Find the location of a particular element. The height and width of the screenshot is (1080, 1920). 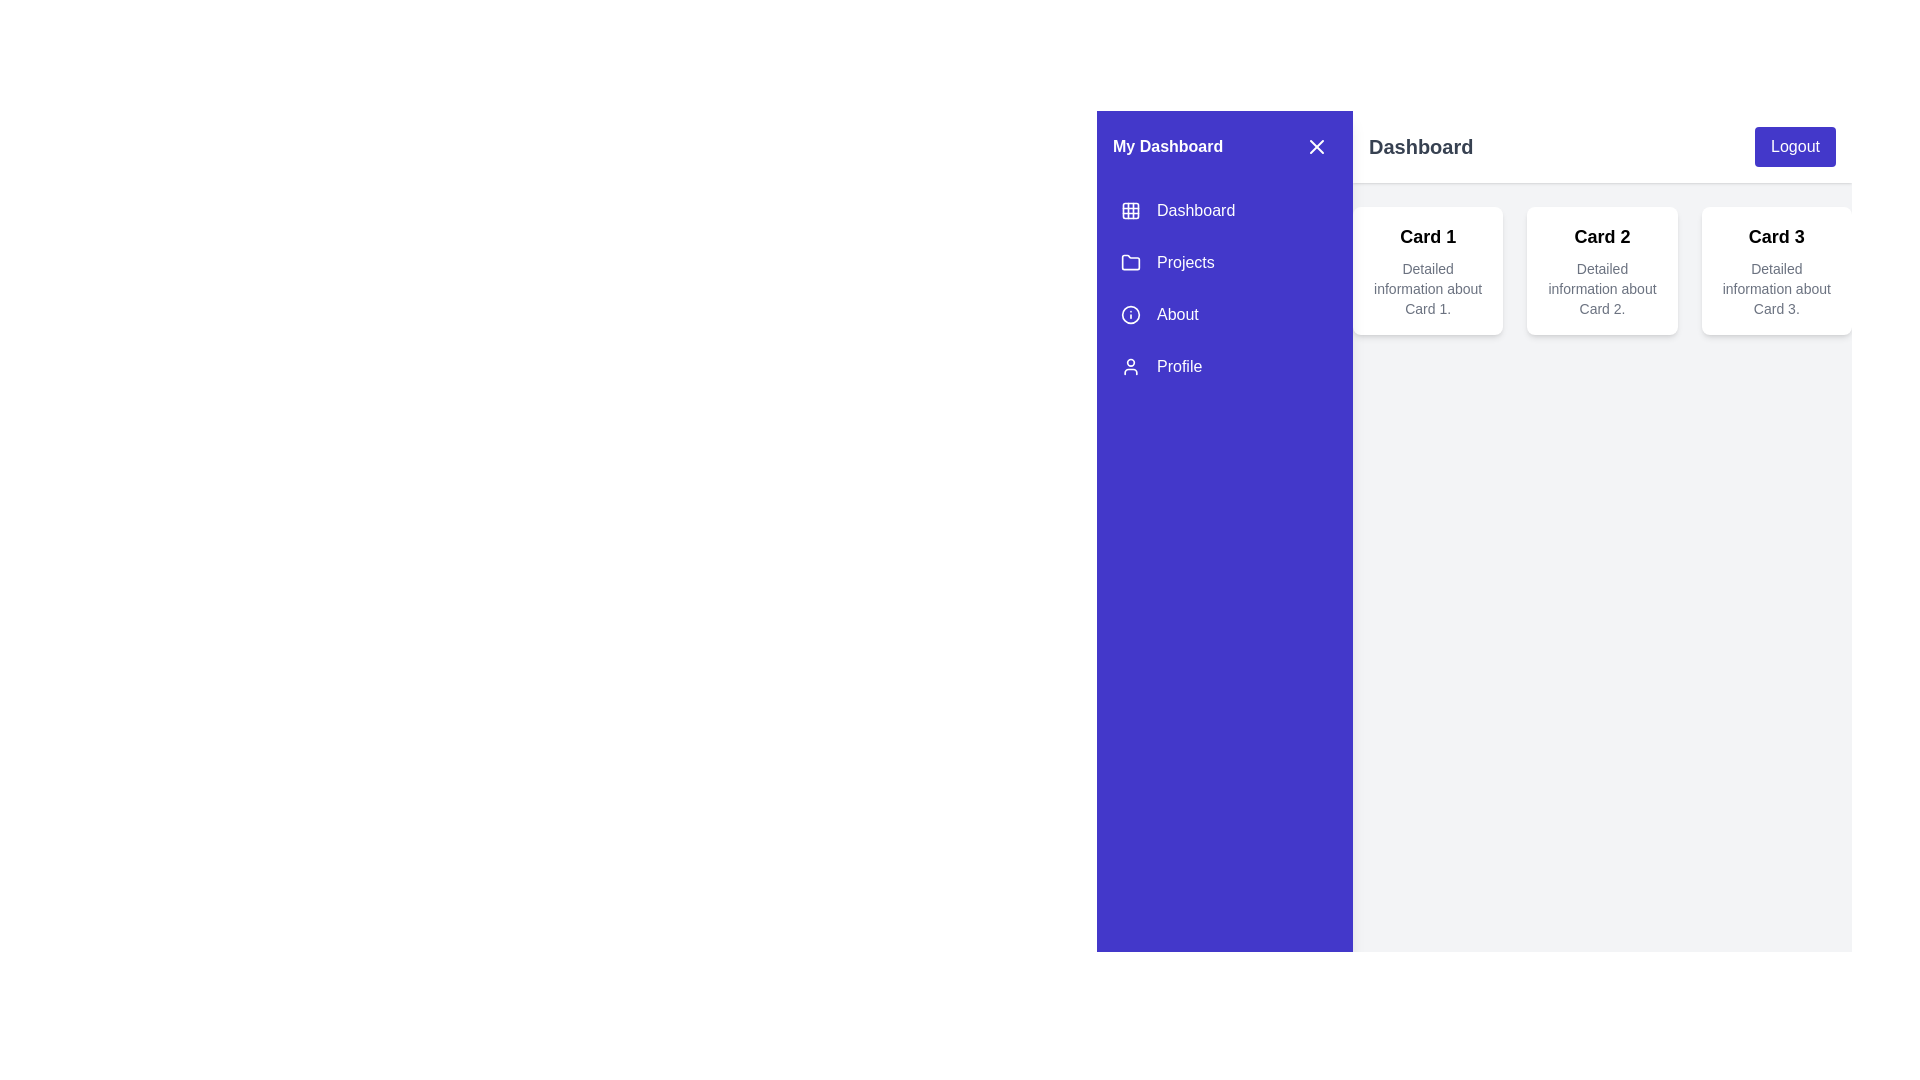

the circular outline icon representing the 'About' section in the sidebar navigation menu is located at coordinates (1131, 315).